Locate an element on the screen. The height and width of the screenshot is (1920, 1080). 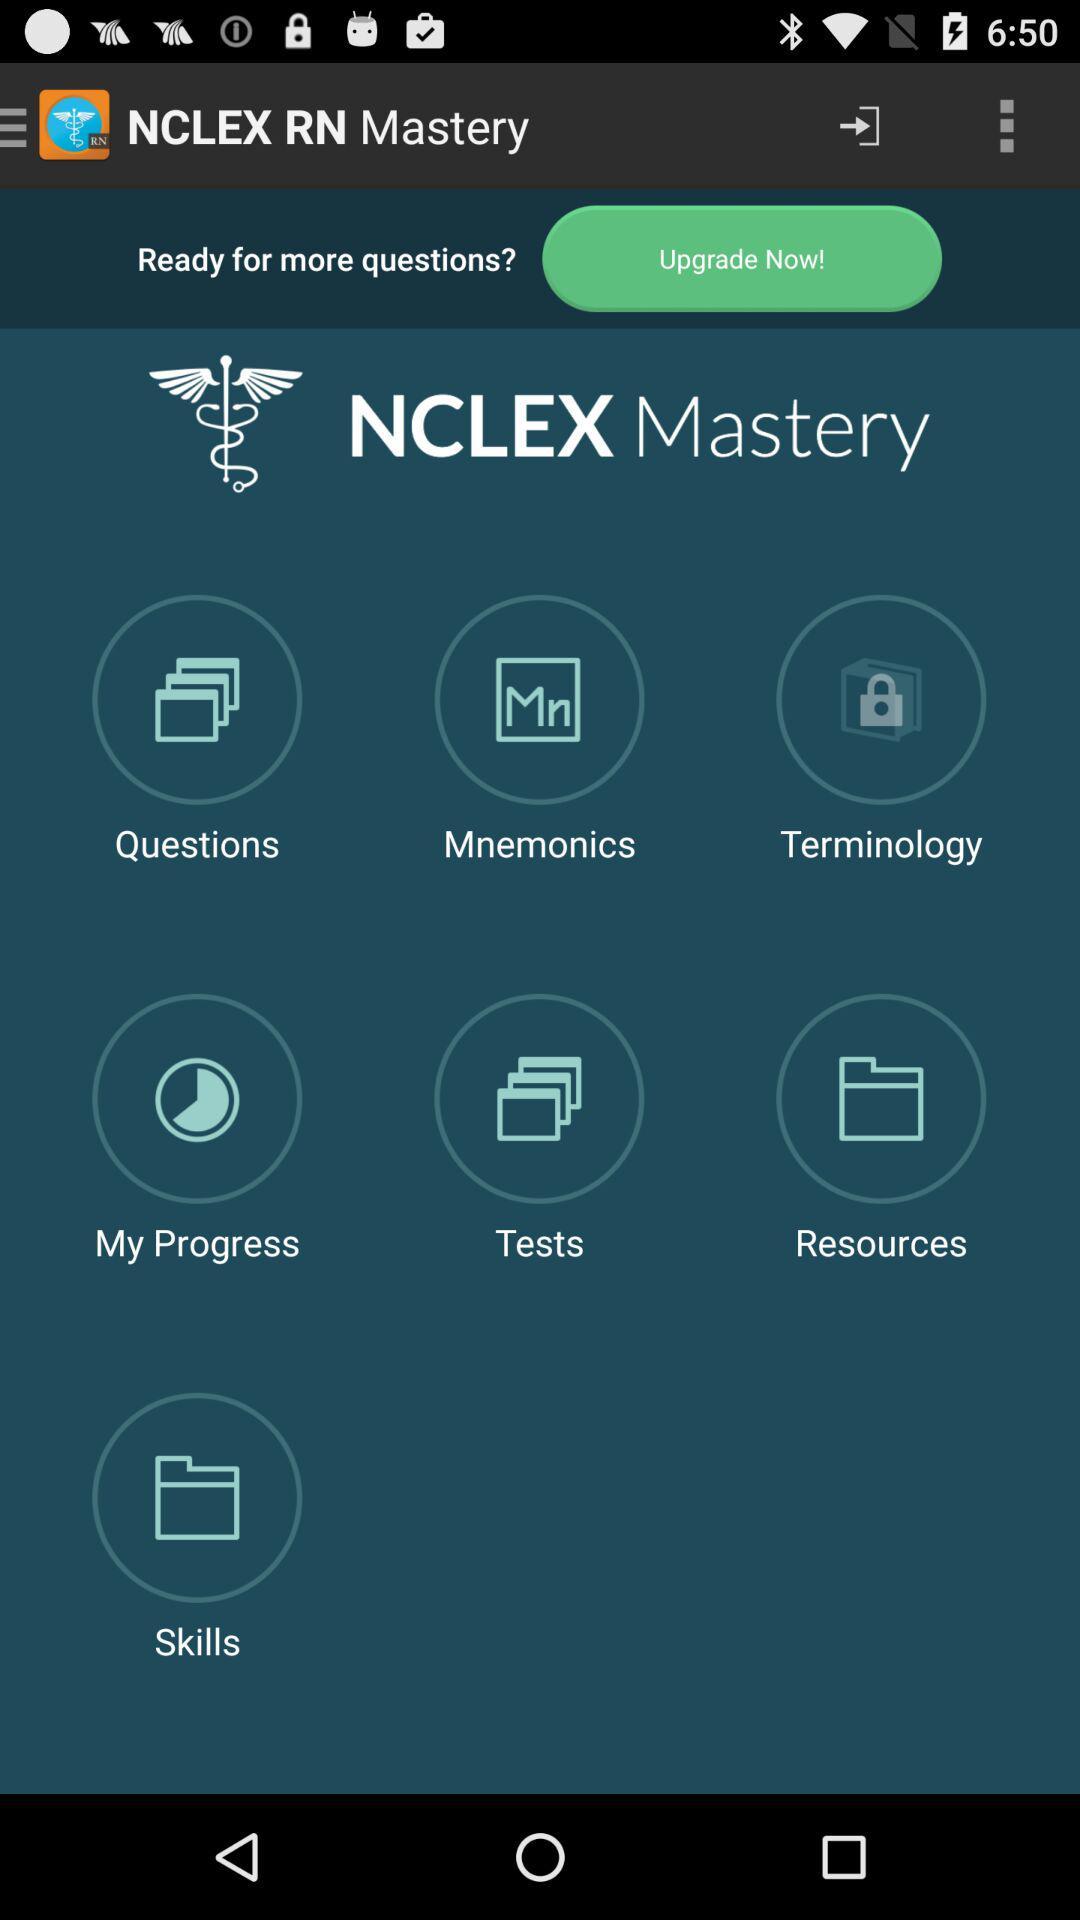
the icon next to nclex rn mastery app is located at coordinates (858, 124).